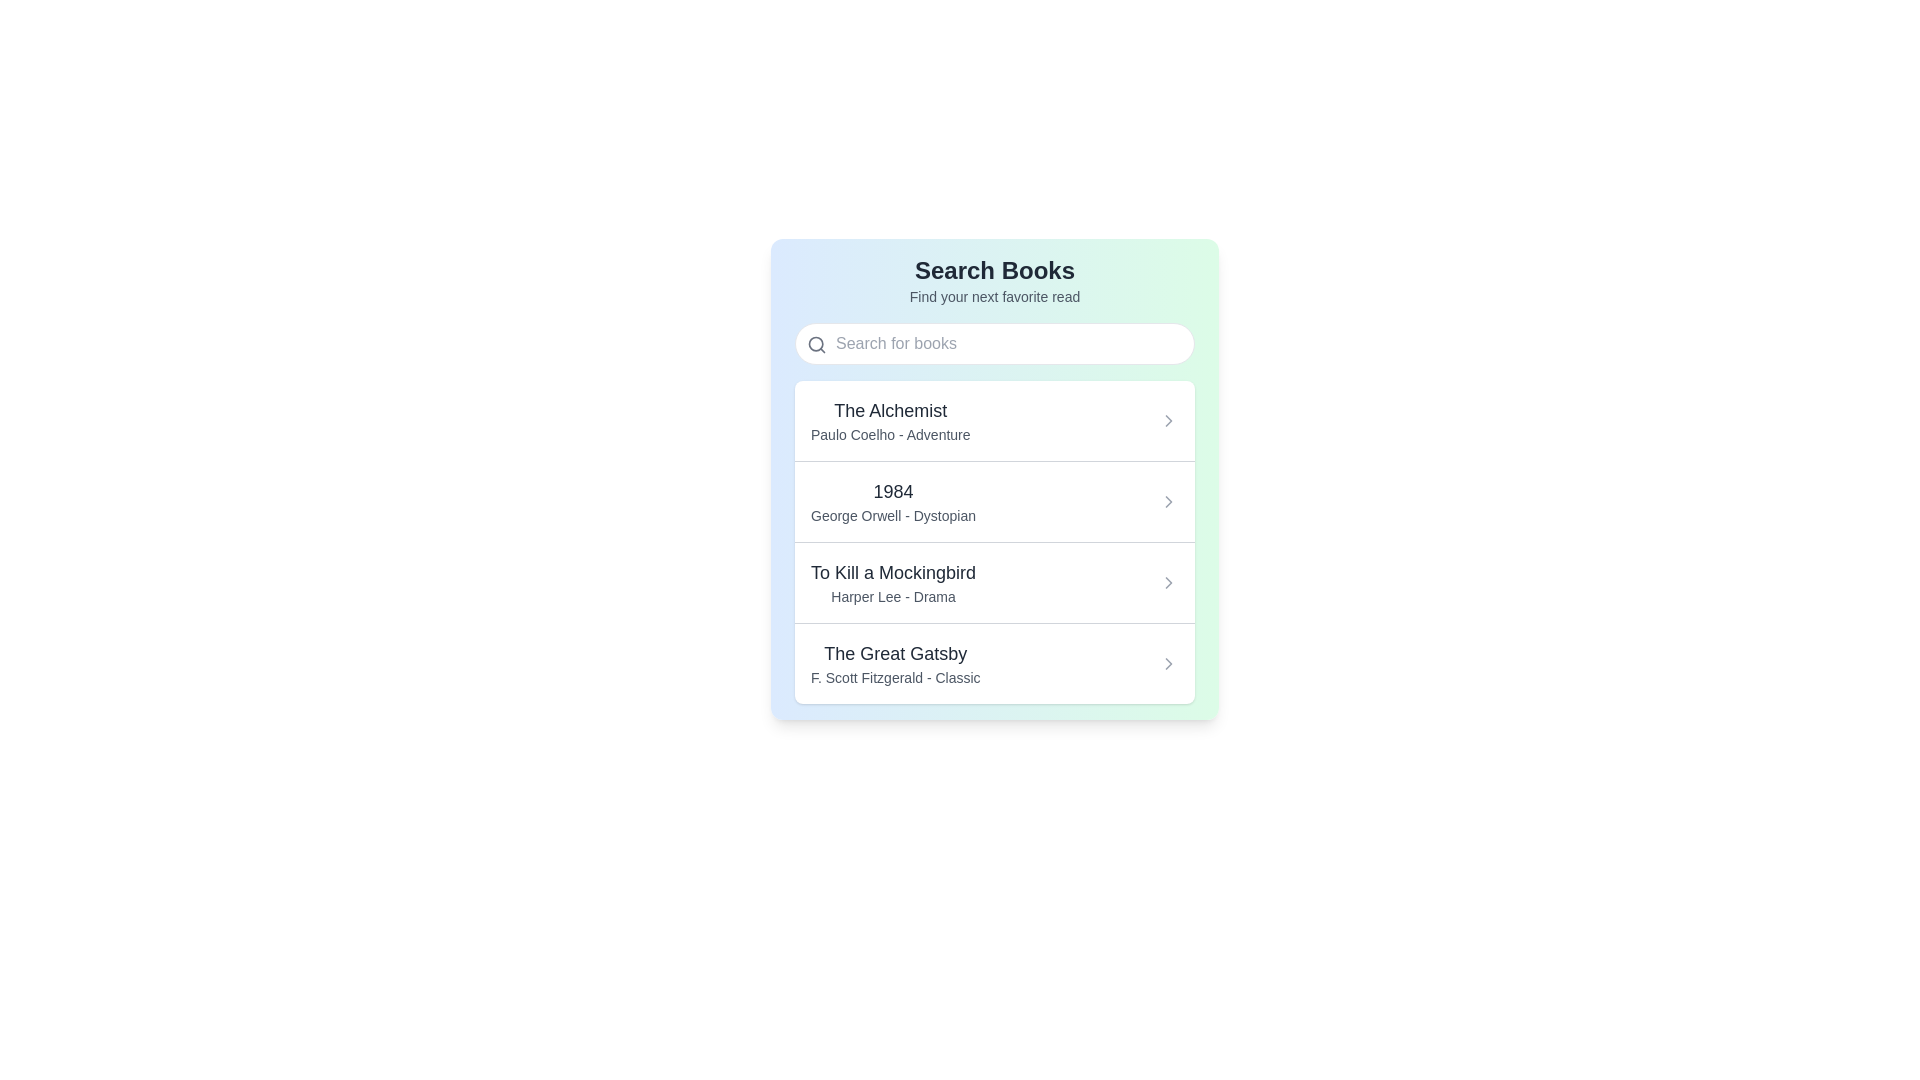  What do you see at coordinates (1169, 500) in the screenshot?
I see `the chevron icon located at the far right of the '1984 George Orwell - Dystopian' list item` at bounding box center [1169, 500].